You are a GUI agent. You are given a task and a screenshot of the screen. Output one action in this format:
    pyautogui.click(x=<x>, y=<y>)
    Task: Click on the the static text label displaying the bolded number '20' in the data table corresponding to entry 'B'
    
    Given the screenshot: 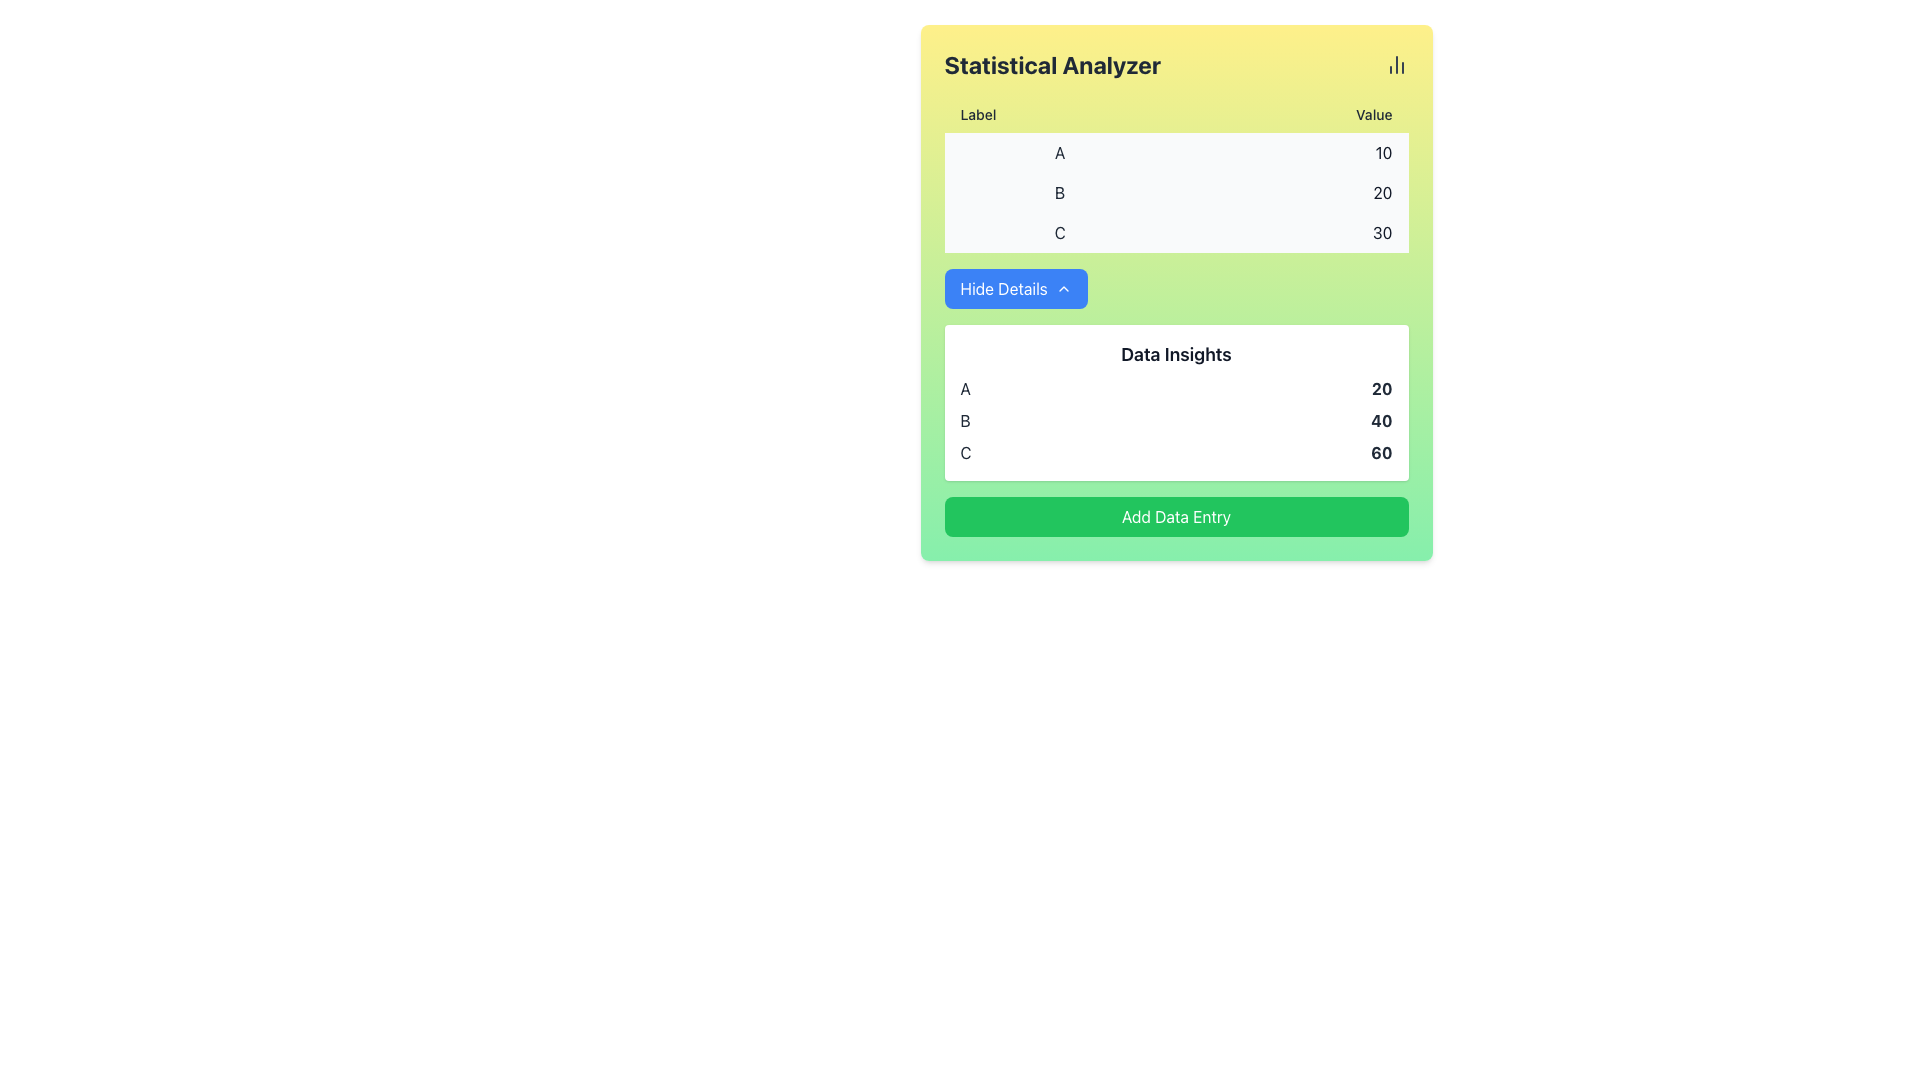 What is the action you would take?
    pyautogui.click(x=1381, y=389)
    